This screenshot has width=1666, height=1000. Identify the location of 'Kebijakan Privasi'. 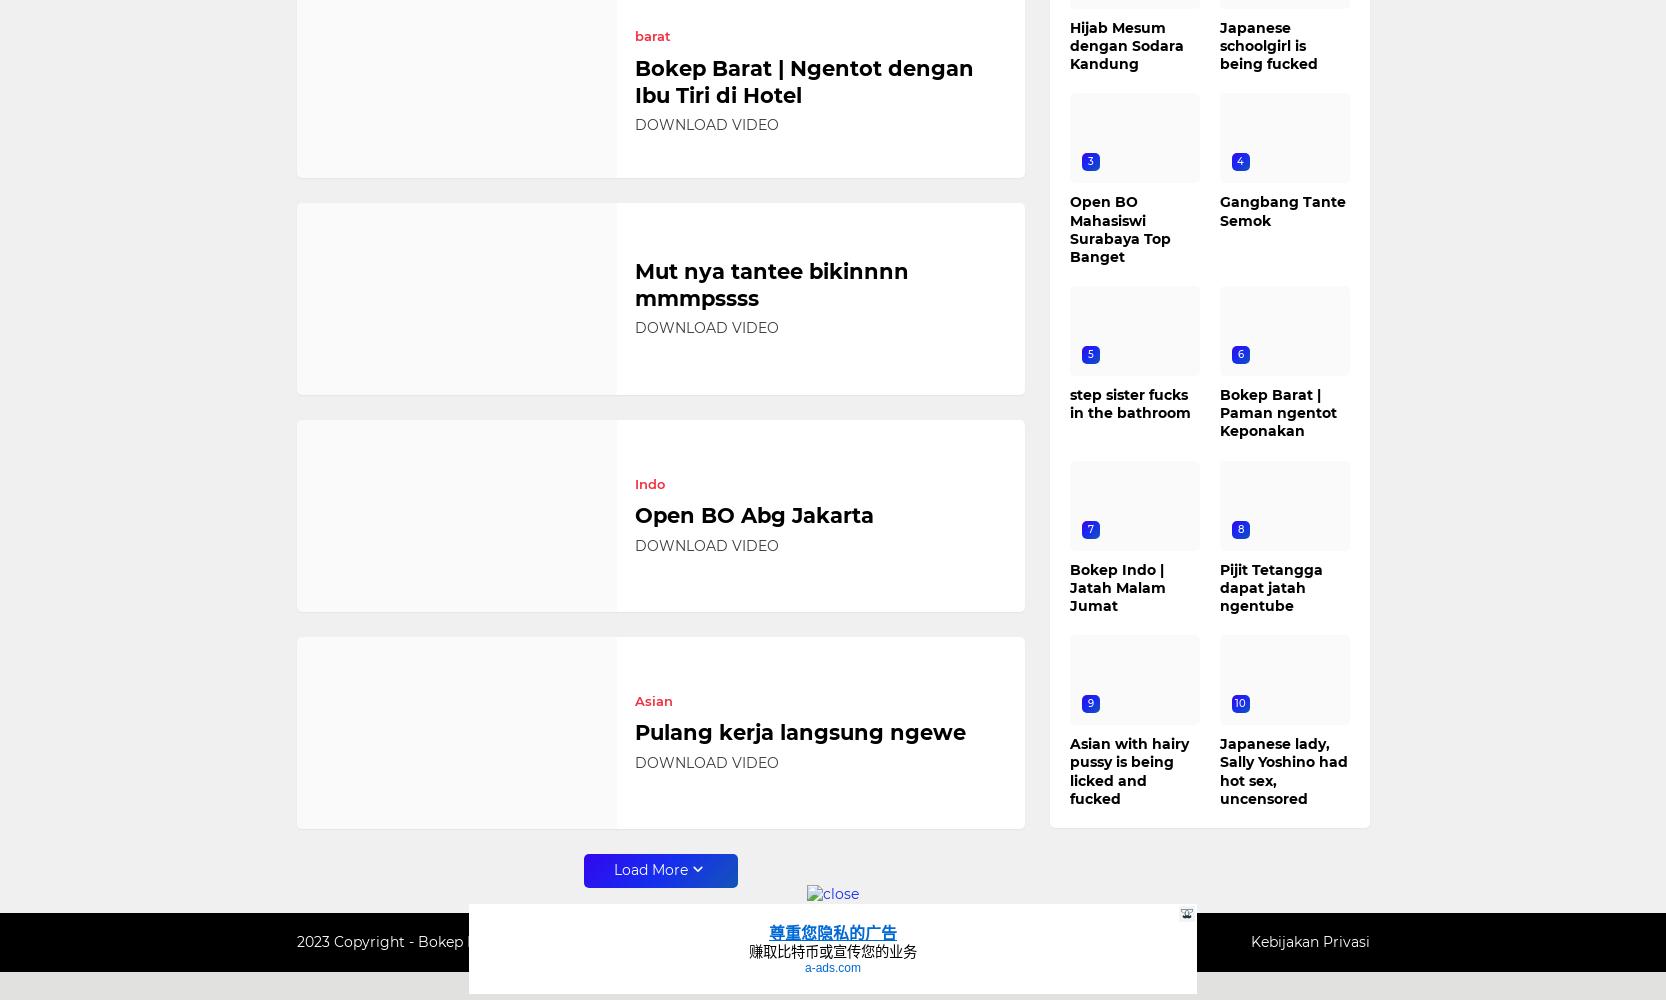
(1249, 940).